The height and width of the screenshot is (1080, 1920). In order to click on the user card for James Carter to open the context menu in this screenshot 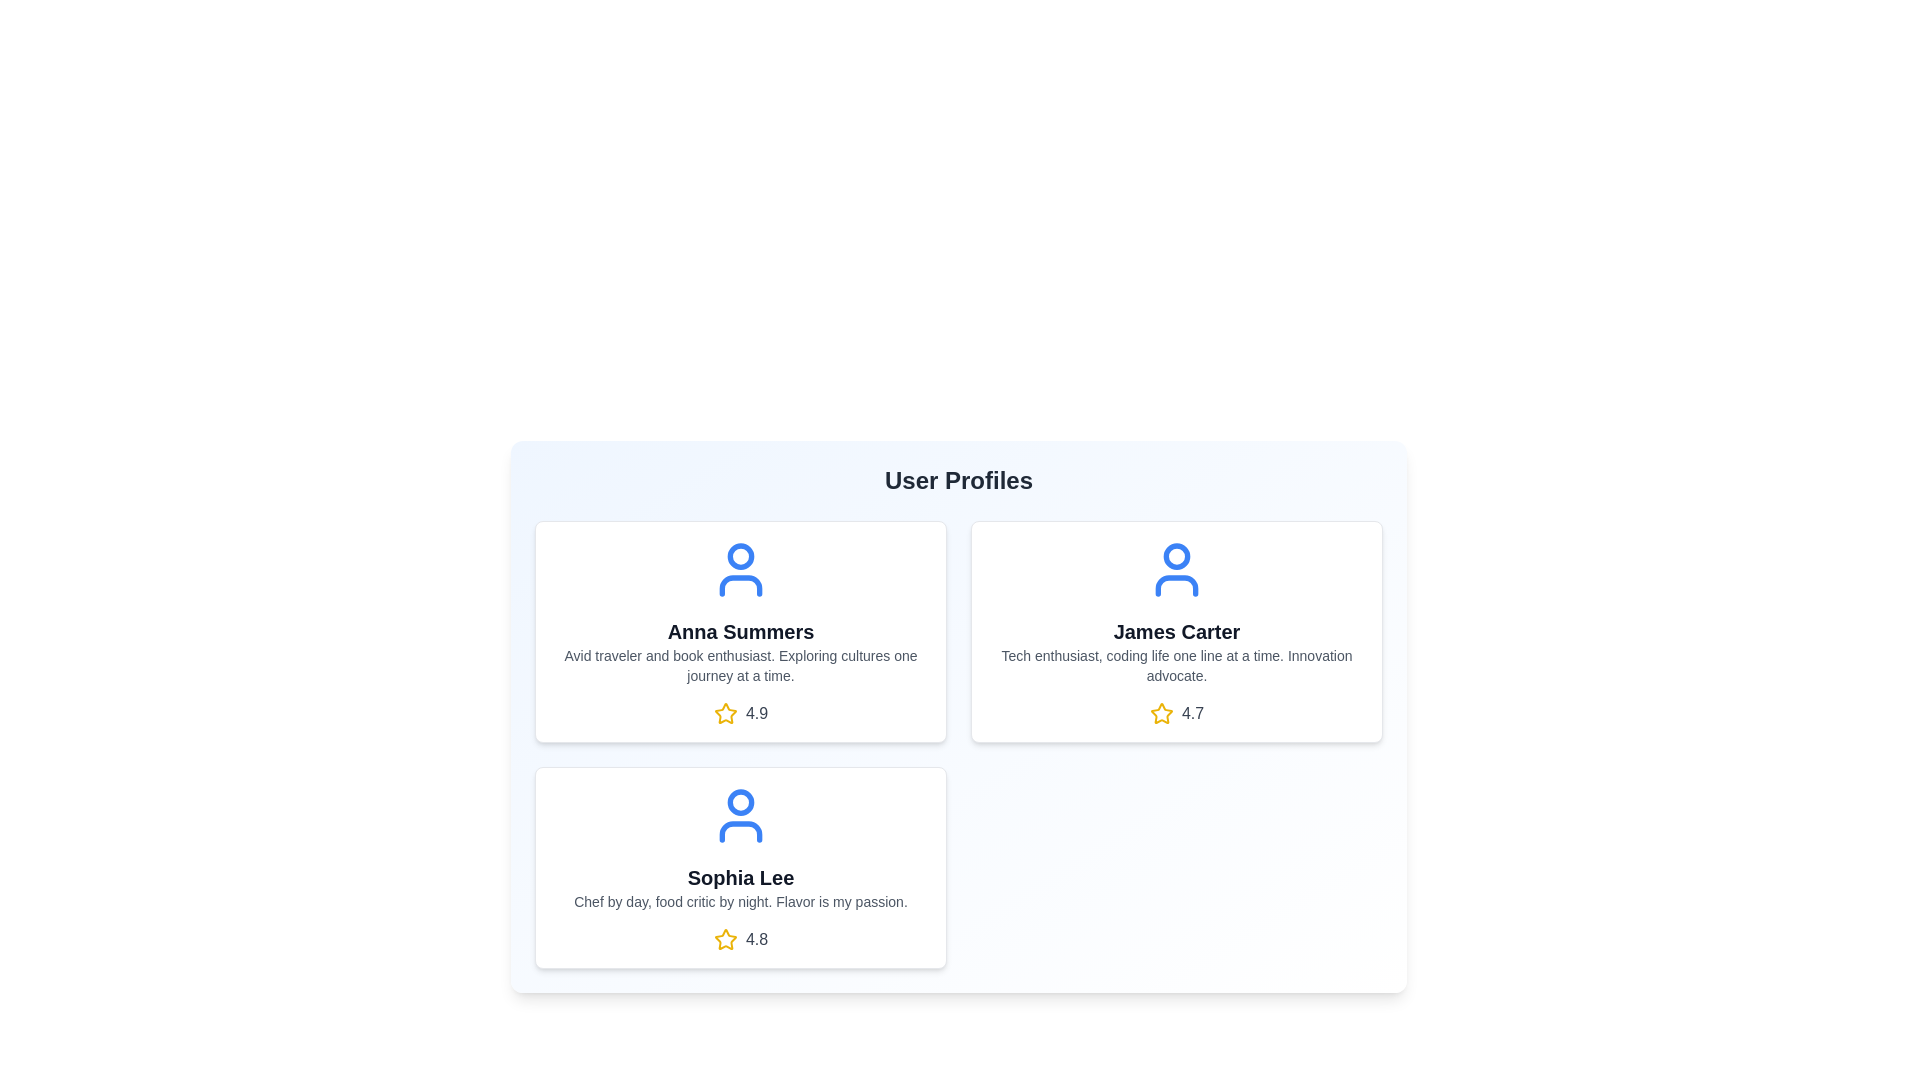, I will do `click(1176, 632)`.